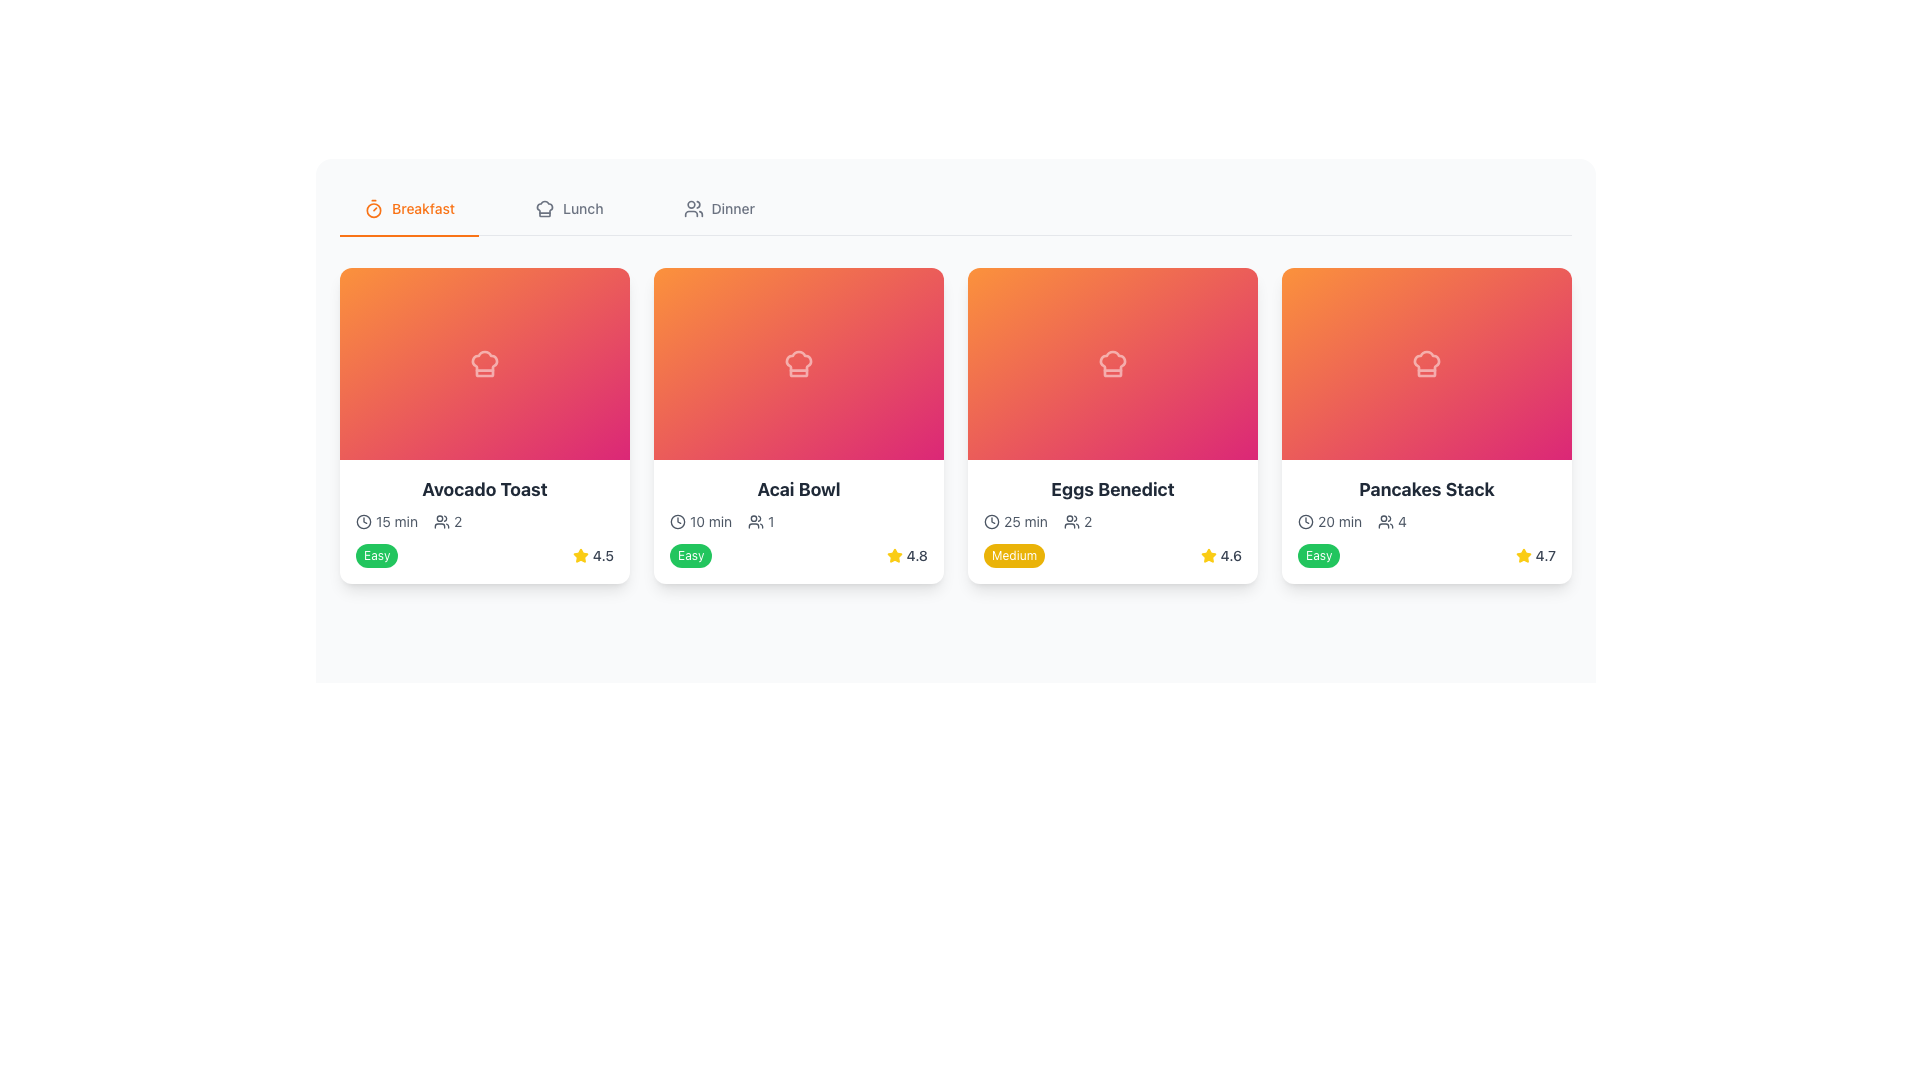  What do you see at coordinates (364, 520) in the screenshot?
I see `the circular outline of the clock icon in the 'Breakfast' menu tab by clicking on it` at bounding box center [364, 520].